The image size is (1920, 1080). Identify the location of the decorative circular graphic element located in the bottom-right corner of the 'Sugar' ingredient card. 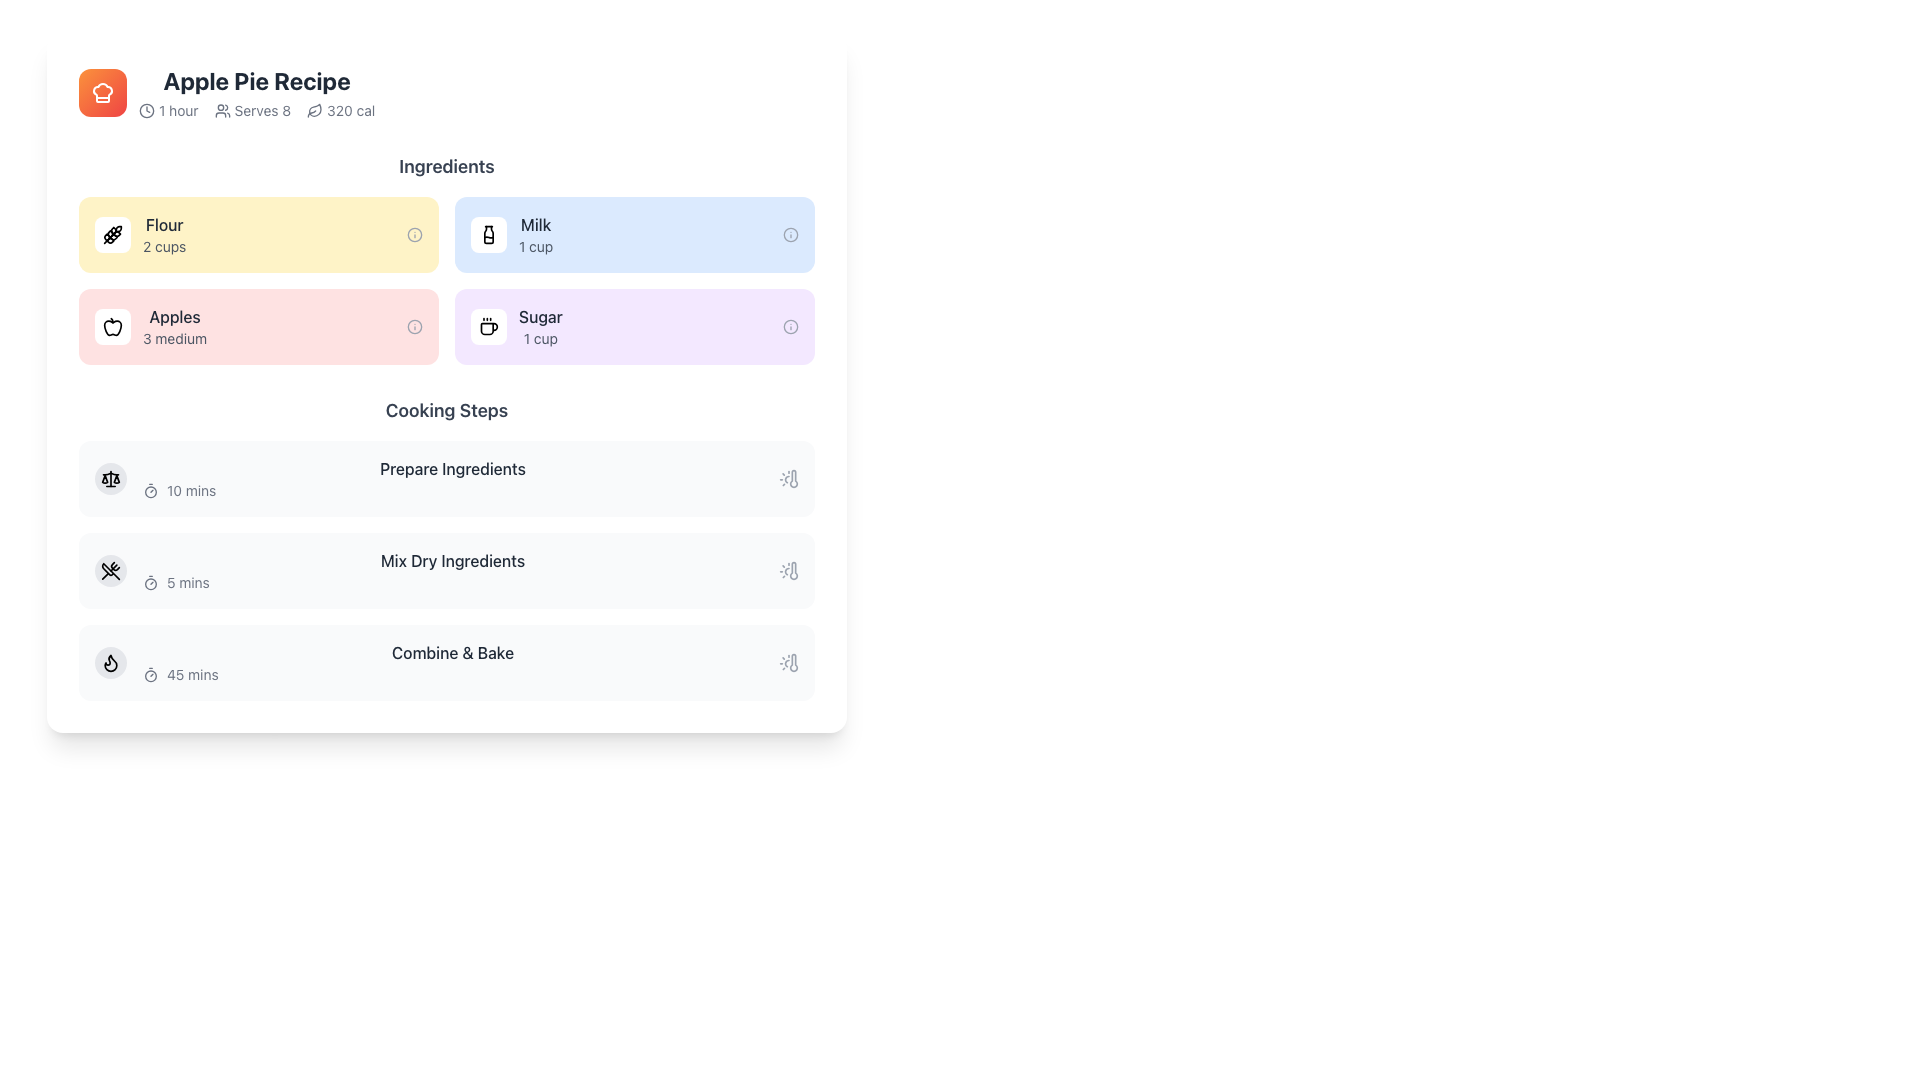
(790, 326).